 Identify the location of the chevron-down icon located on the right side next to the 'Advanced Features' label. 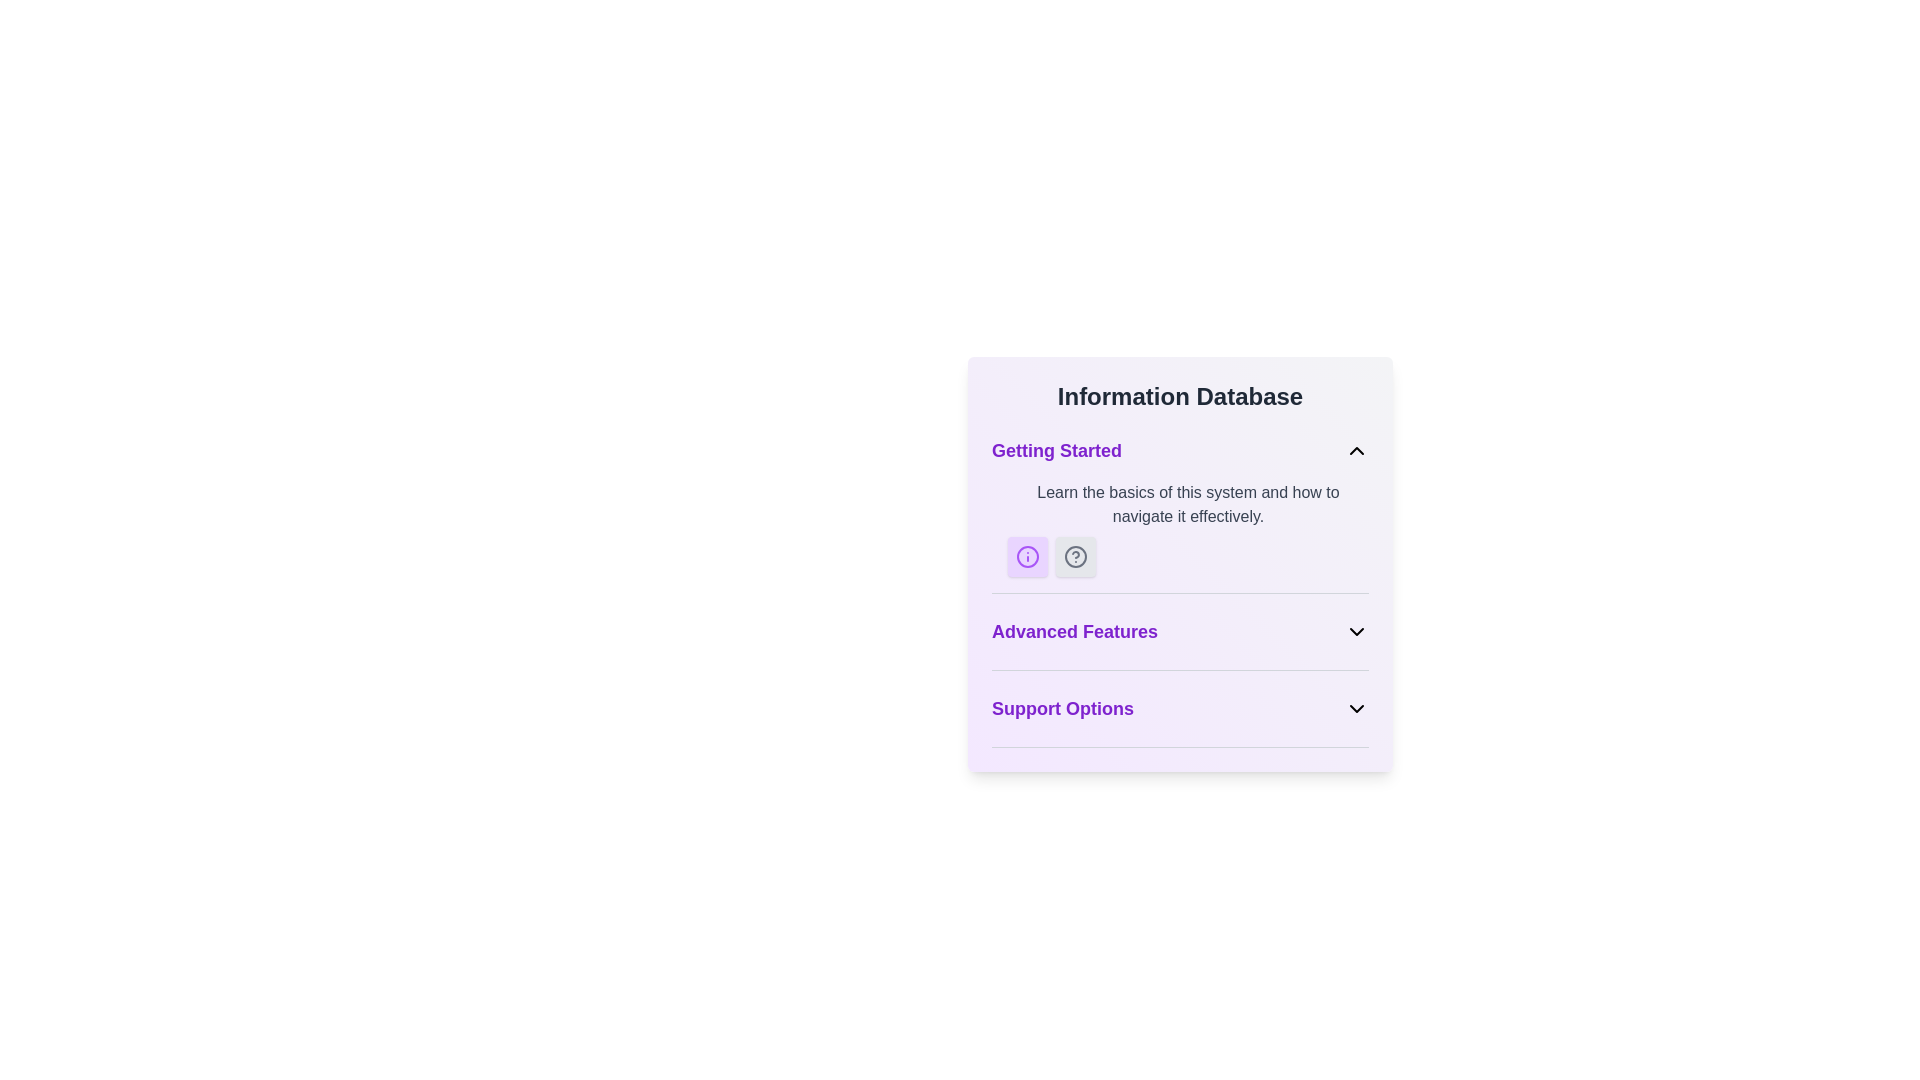
(1357, 632).